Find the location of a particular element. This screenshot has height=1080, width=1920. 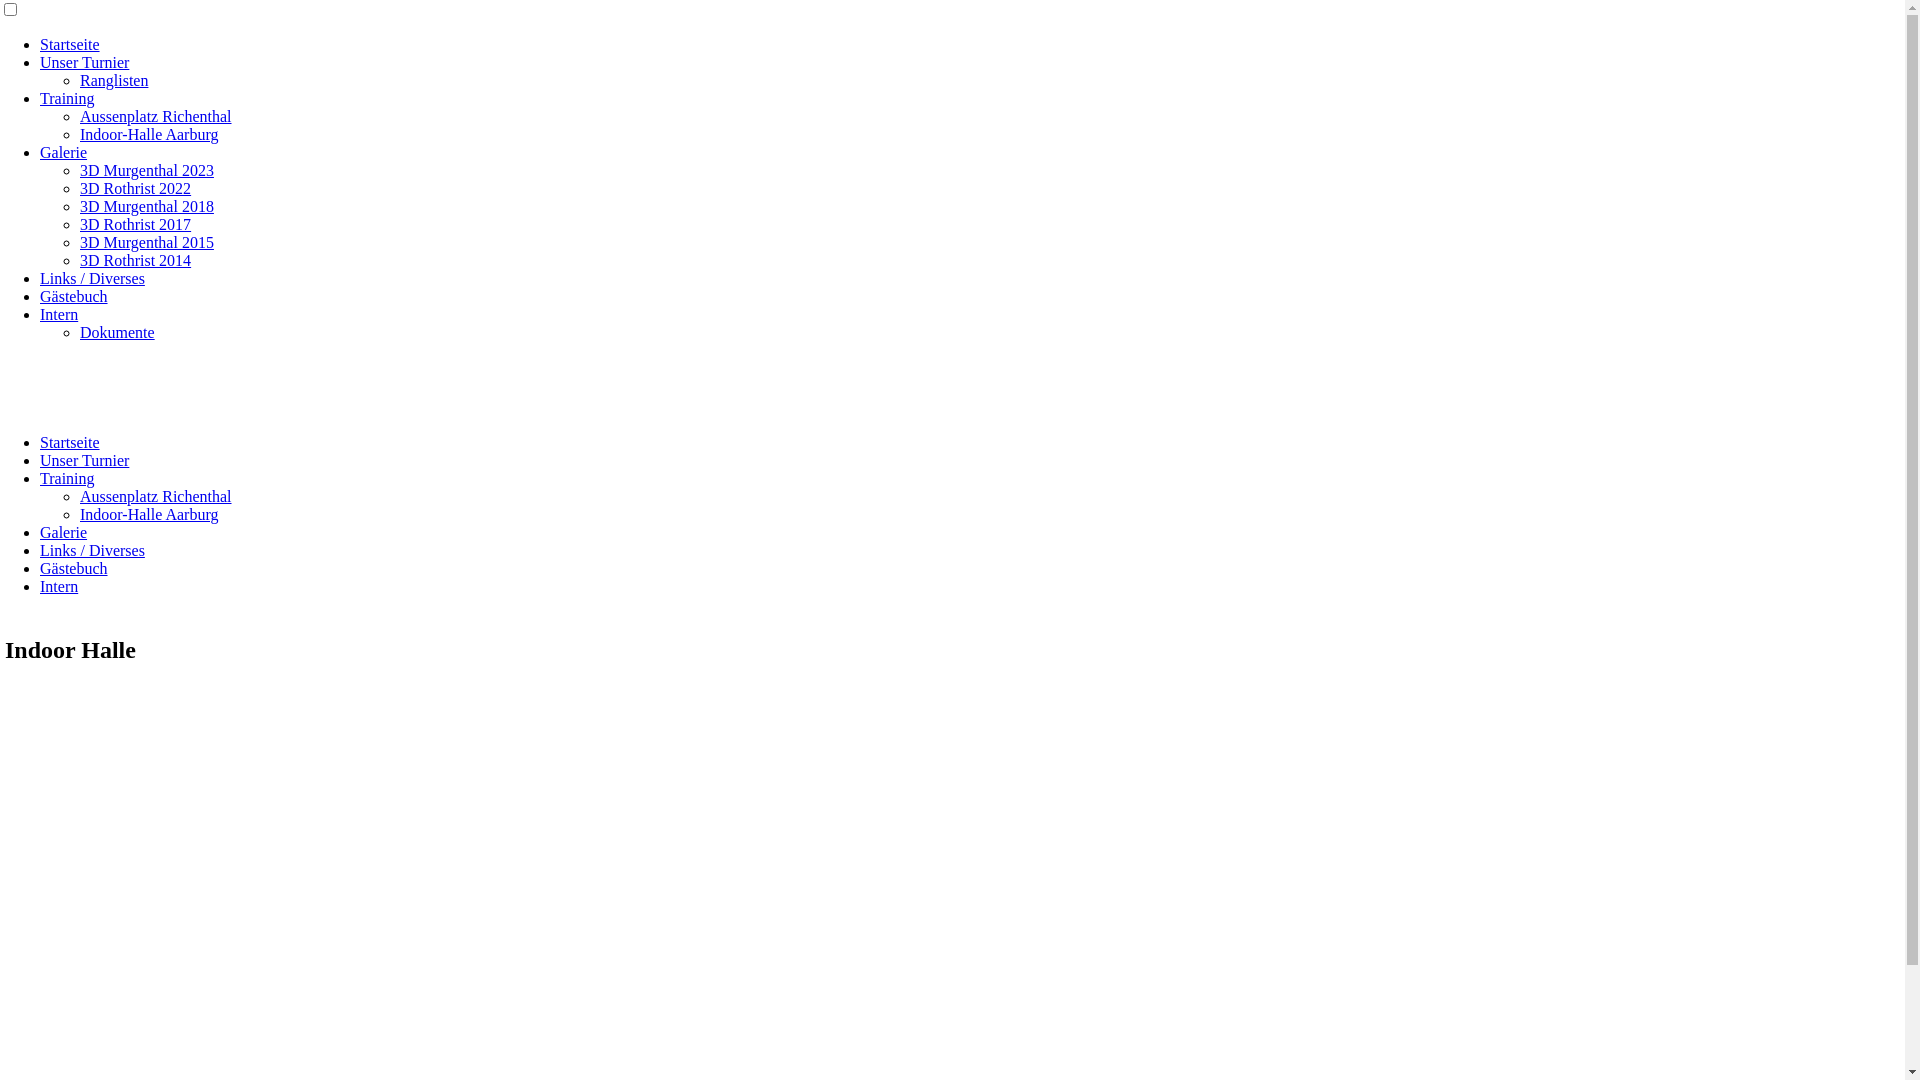

'3D Murgenthal 2015' is located at coordinates (146, 241).